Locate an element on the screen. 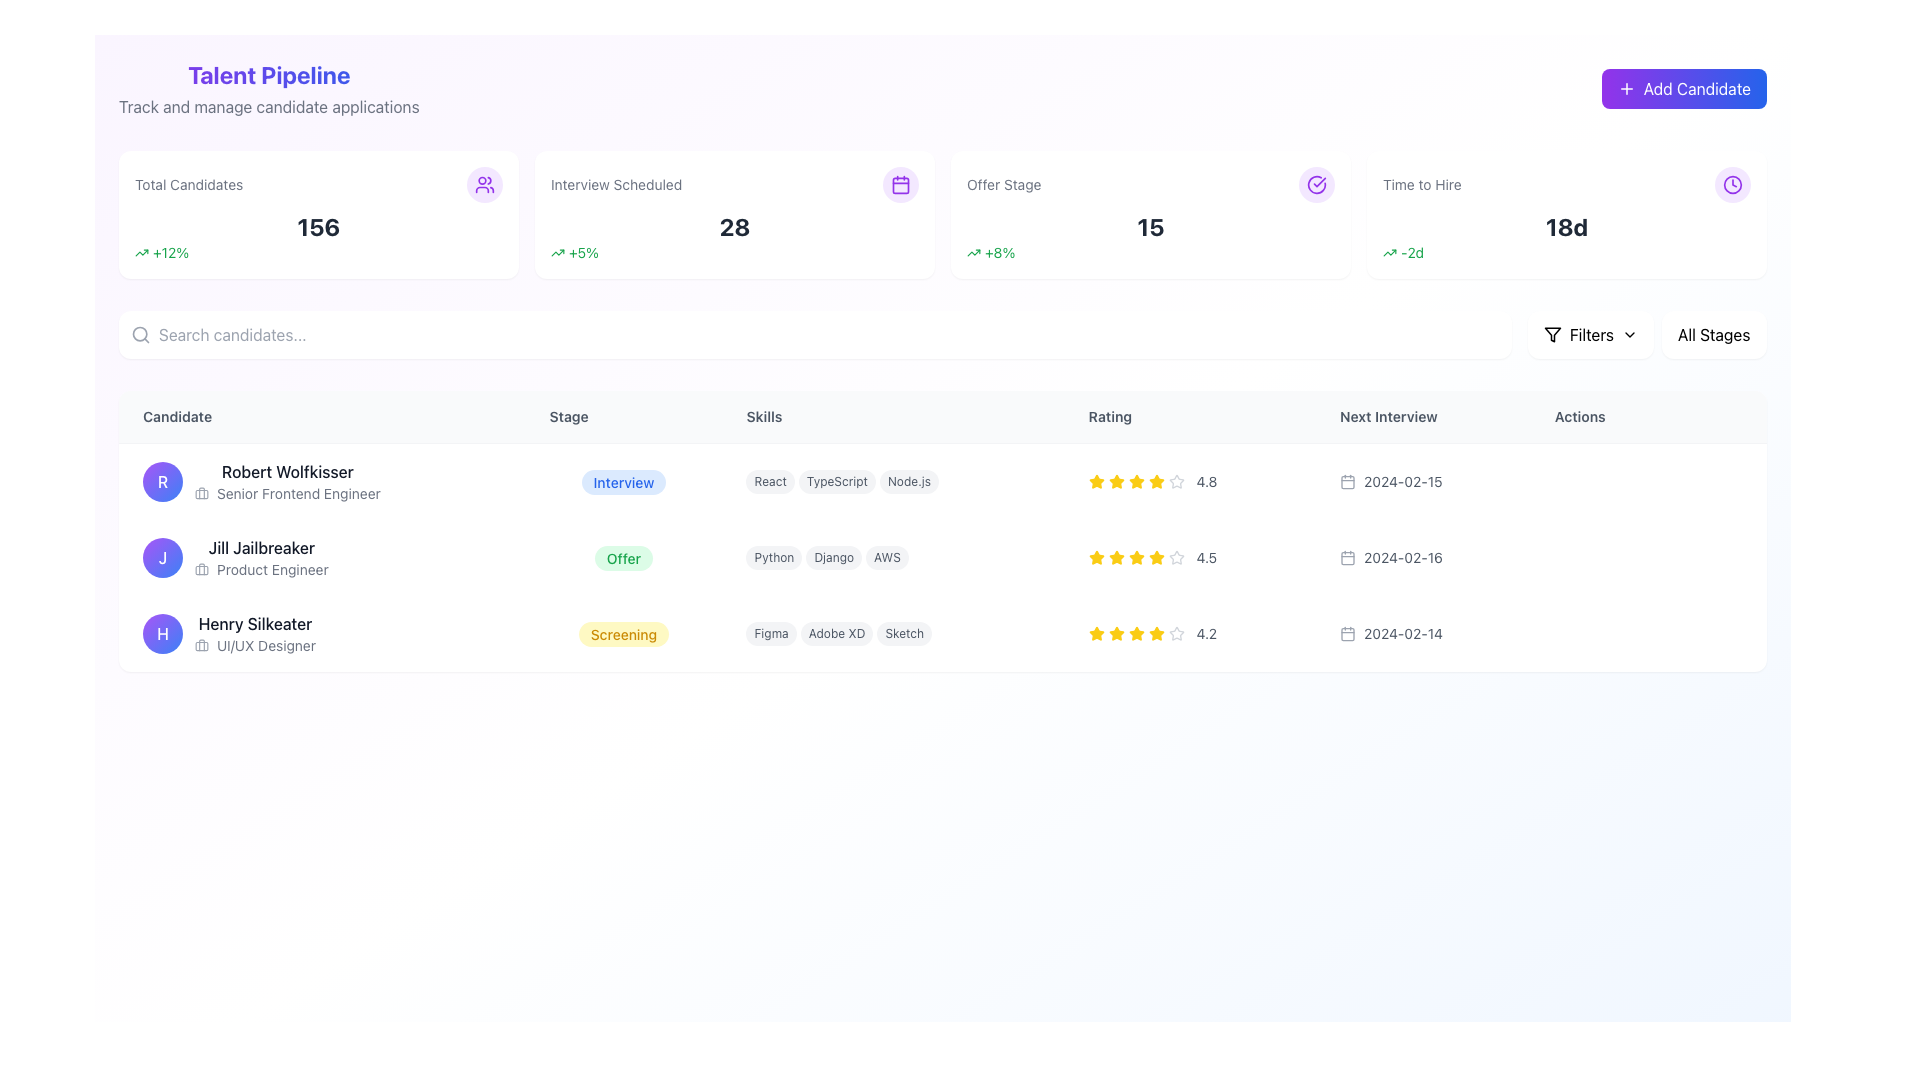 The image size is (1920, 1080). the circular icon with a light purple background and two human figures in darker purple, located in the 'Total Candidates' card, to the right of the numeric count '156' is located at coordinates (484, 185).